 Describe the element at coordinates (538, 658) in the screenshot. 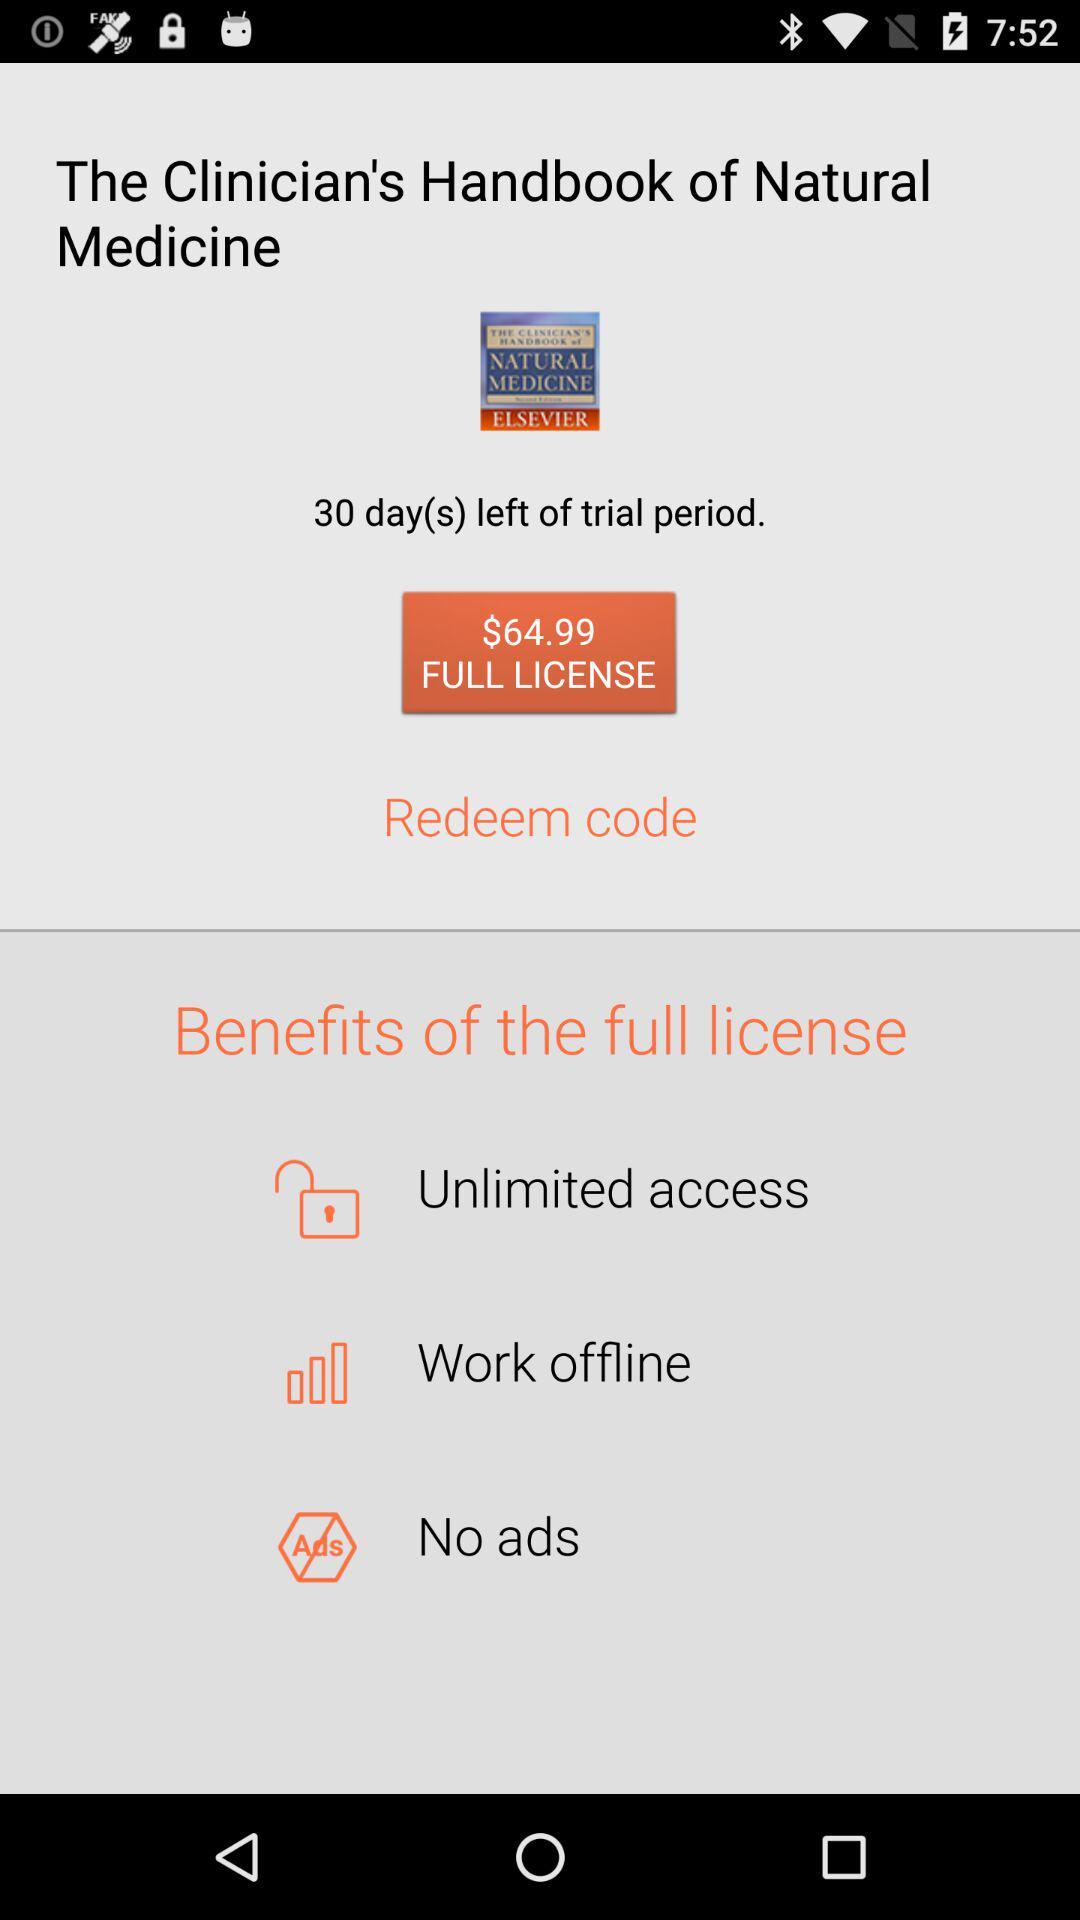

I see `icon below 30 day s app` at that location.